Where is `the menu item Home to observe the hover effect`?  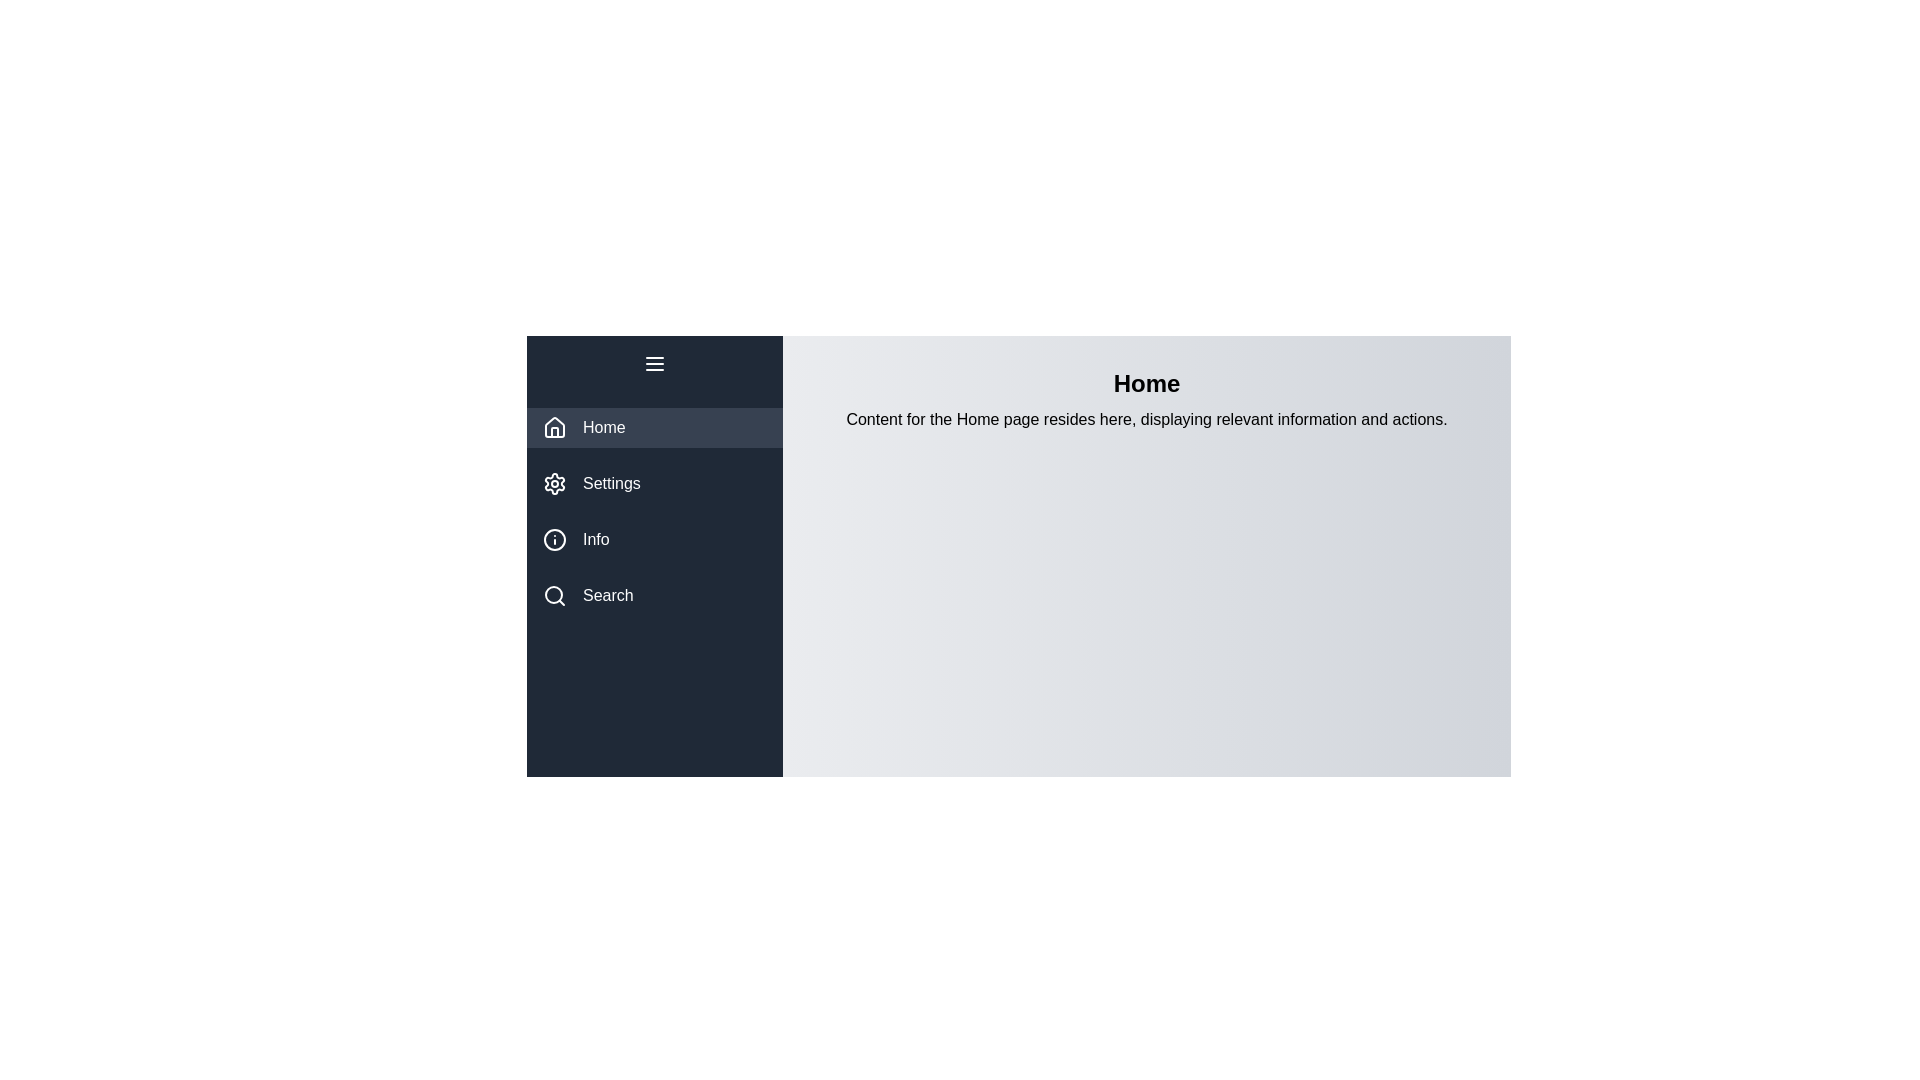
the menu item Home to observe the hover effect is located at coordinates (654, 427).